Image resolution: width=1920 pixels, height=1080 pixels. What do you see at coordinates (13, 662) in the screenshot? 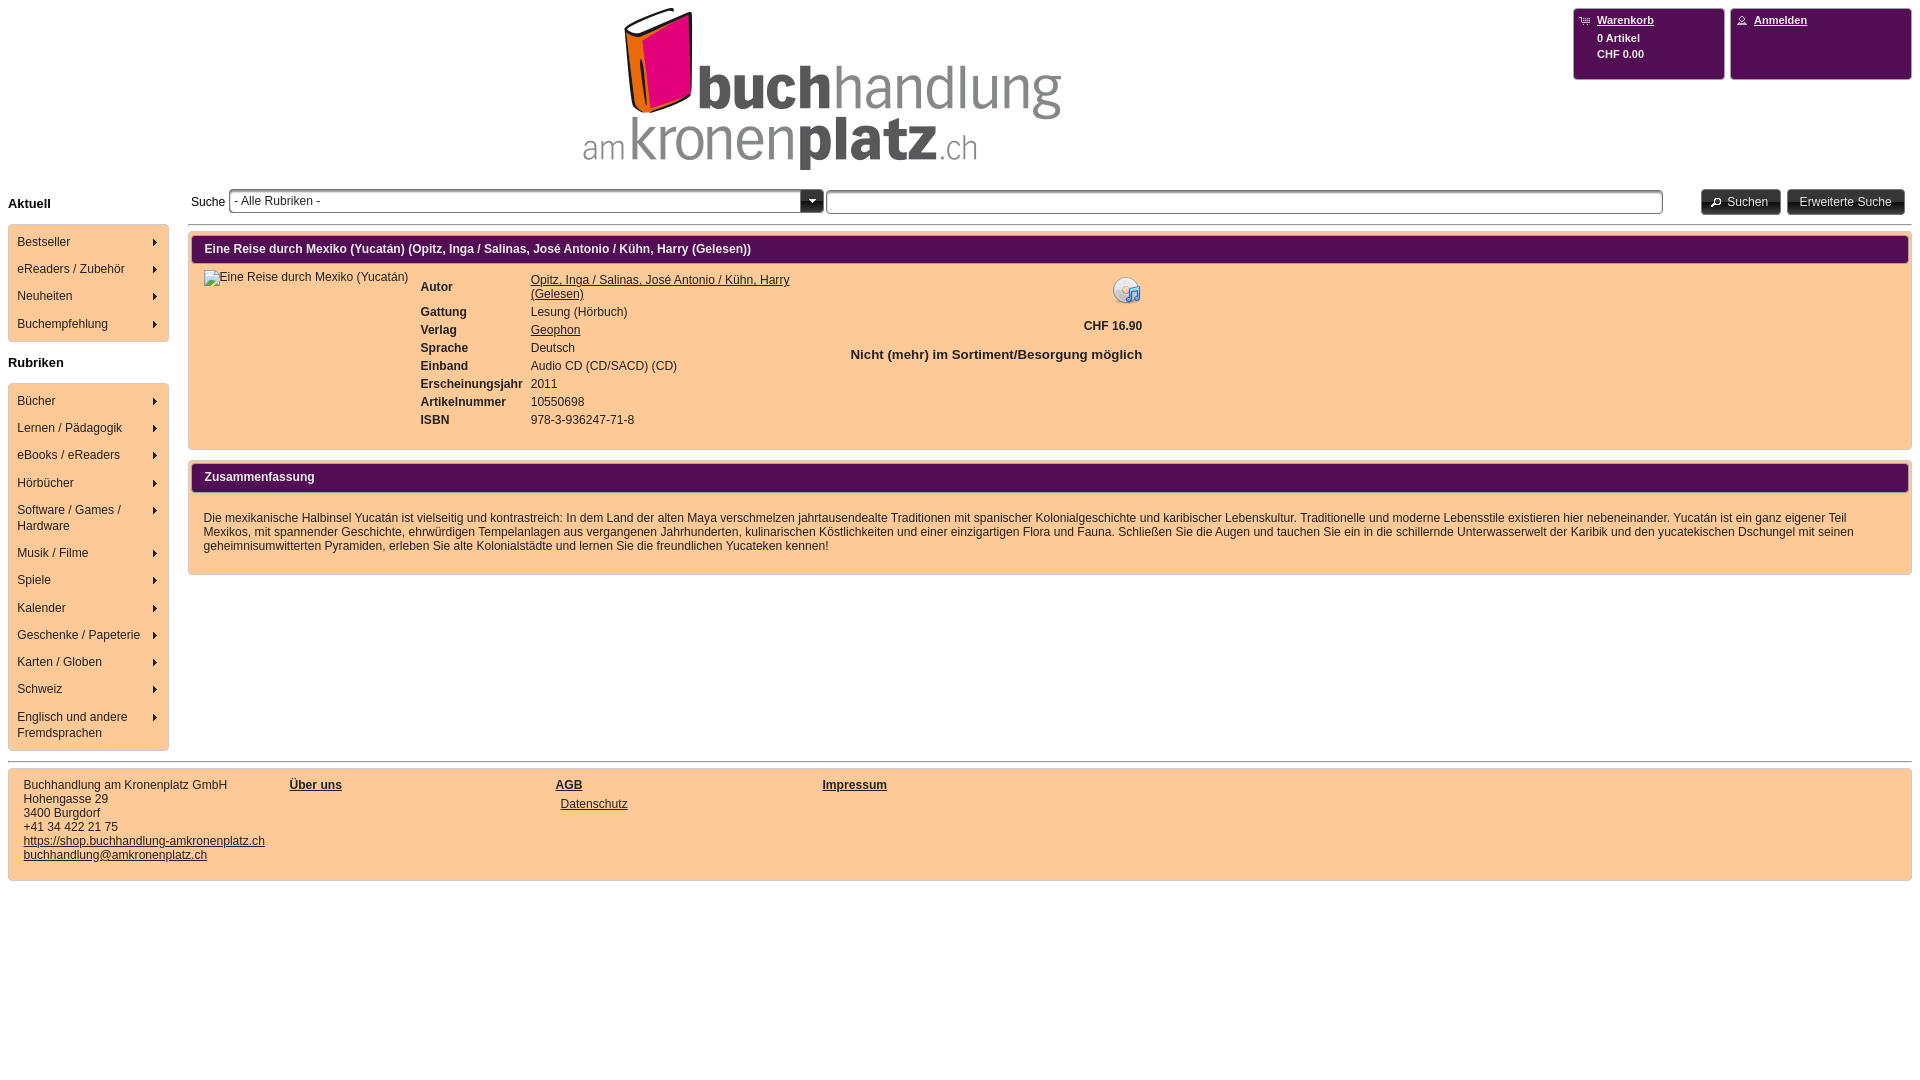
I see `'Karten / Globen'` at bounding box center [13, 662].